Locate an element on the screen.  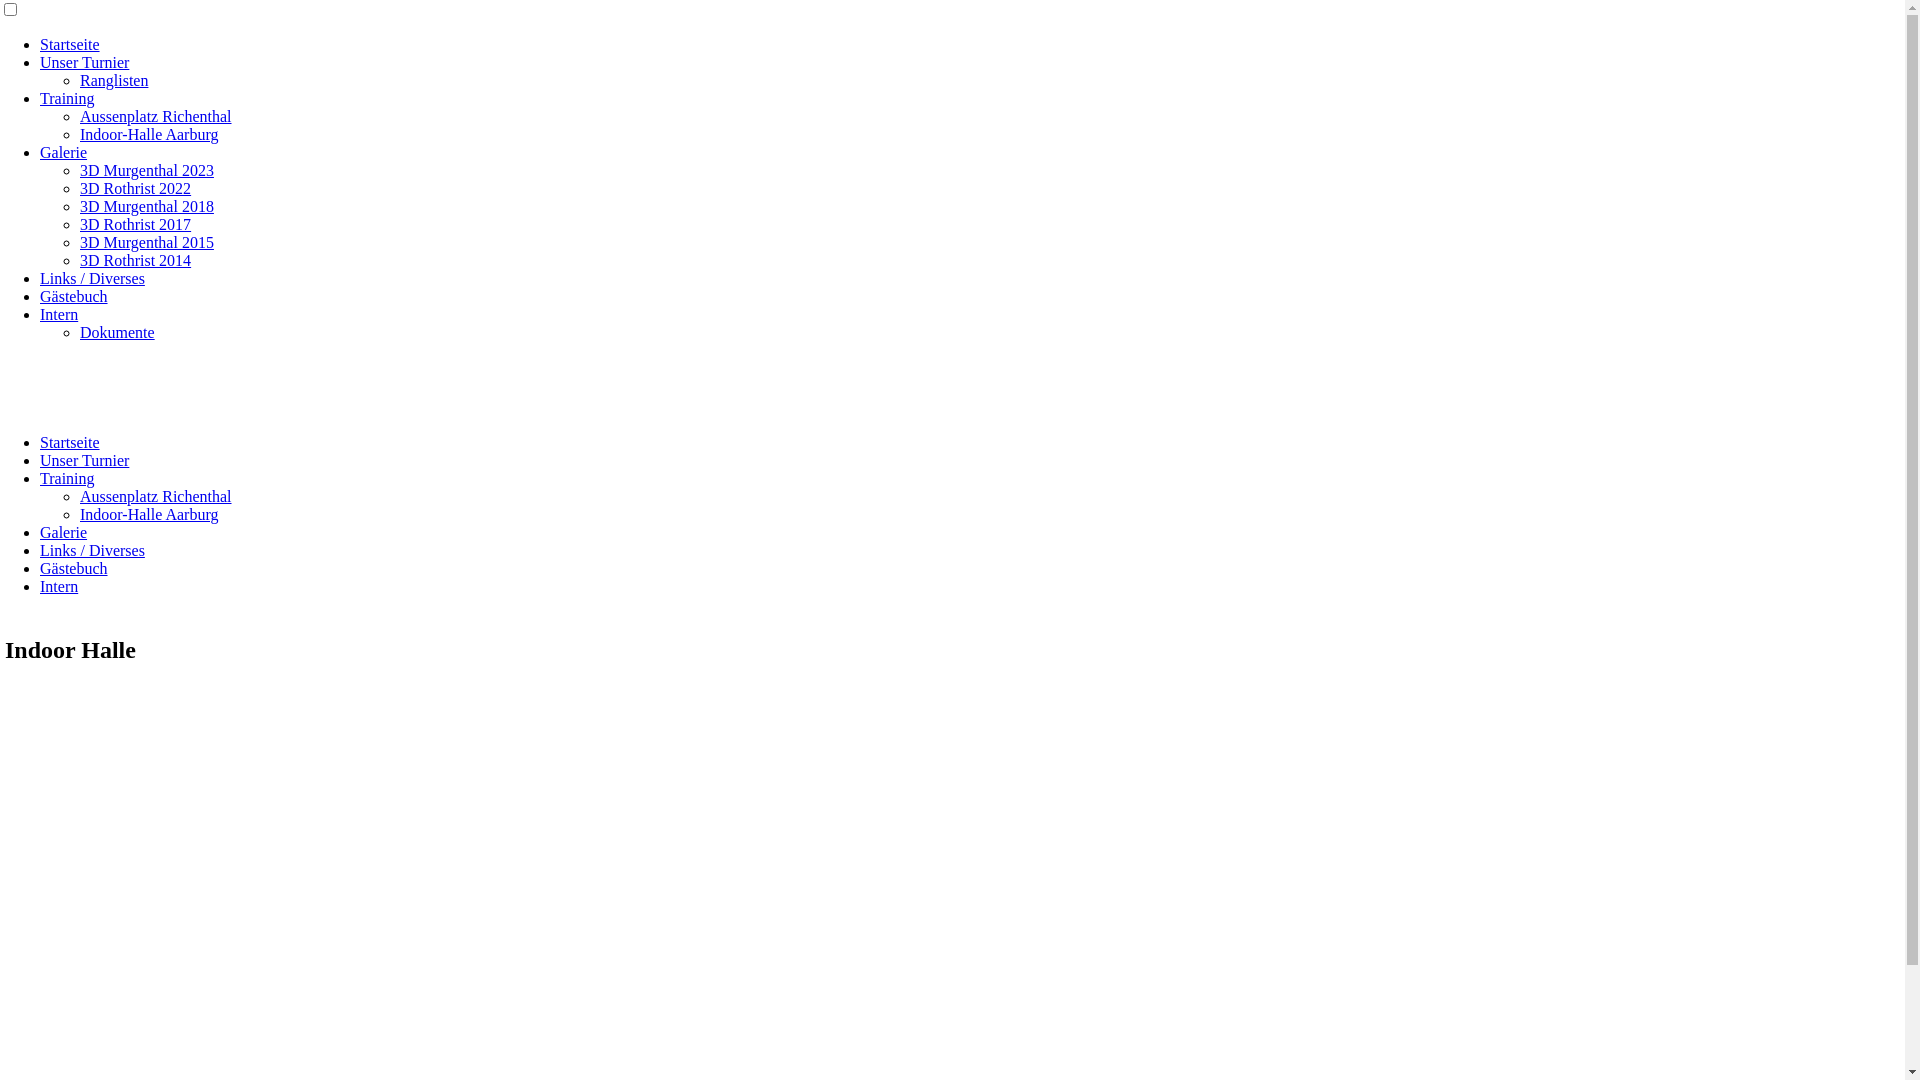
'Training' is located at coordinates (67, 98).